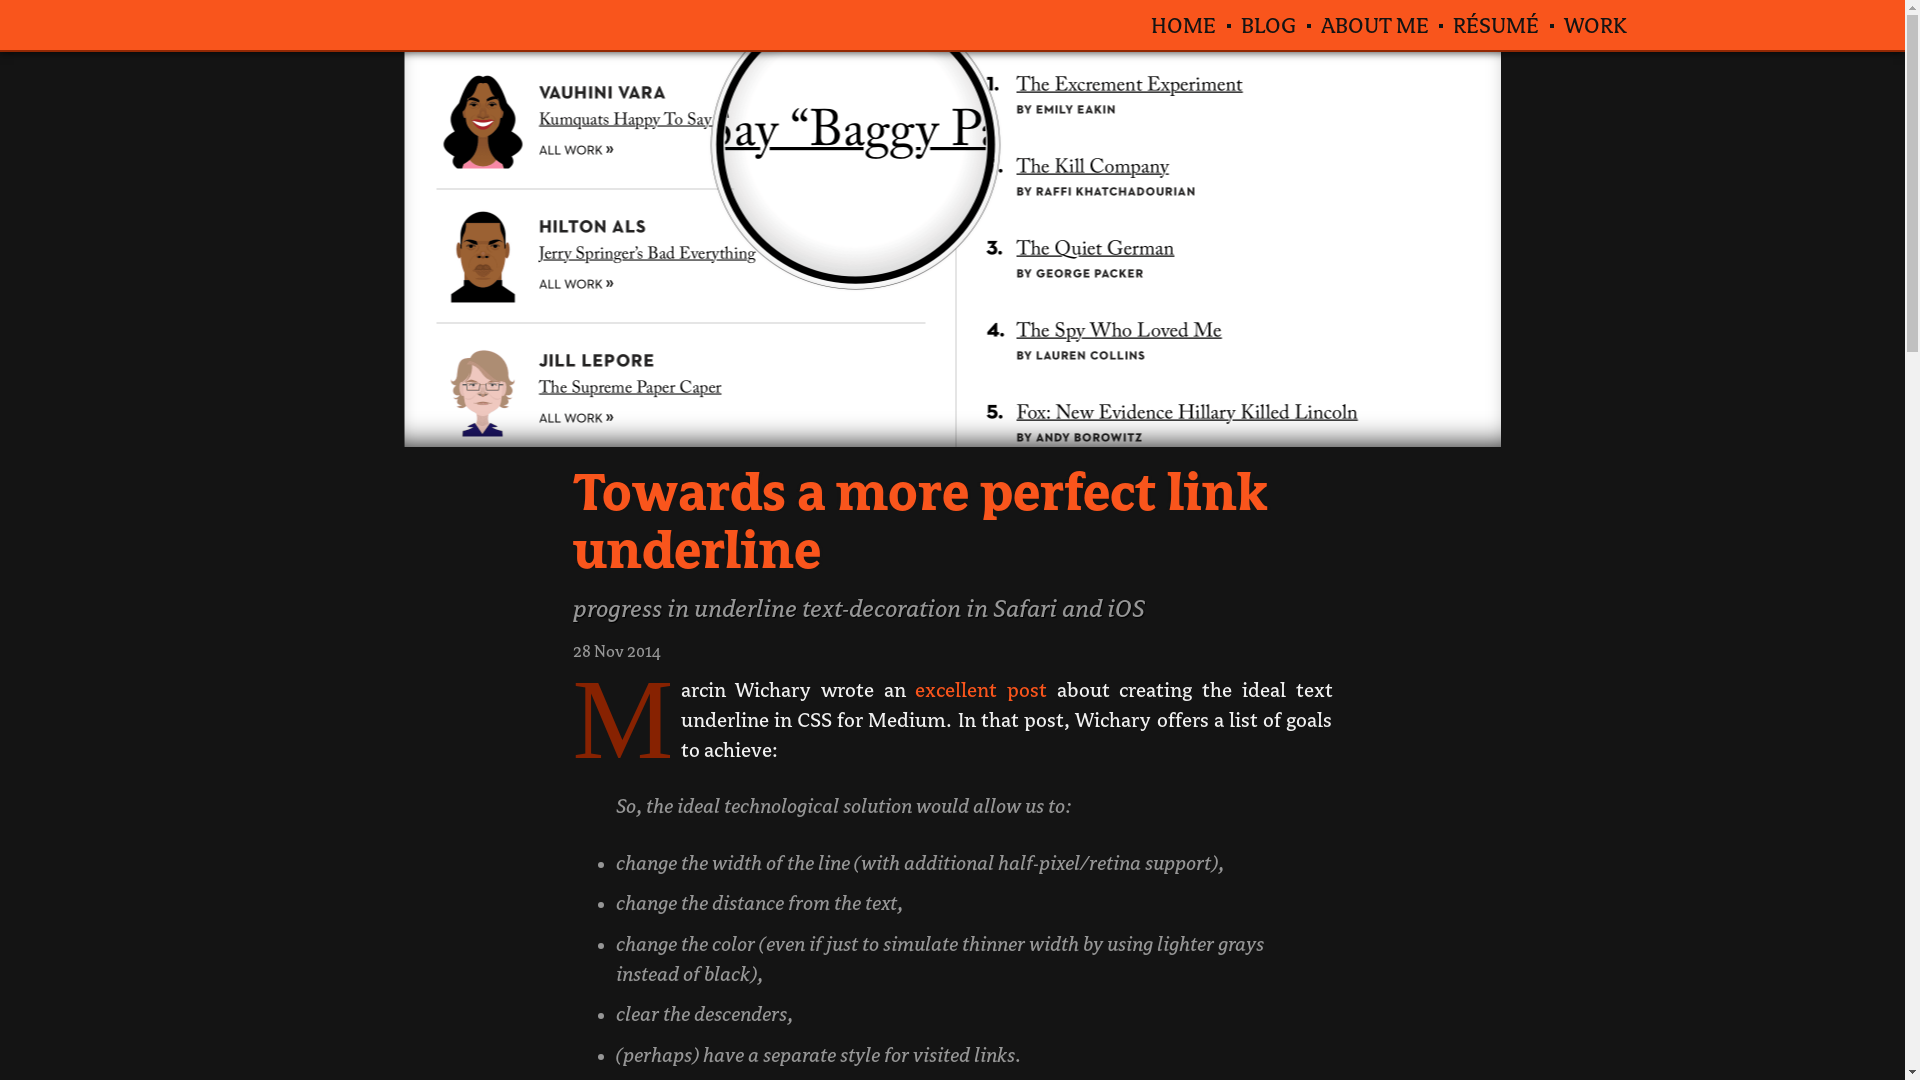 Image resolution: width=1920 pixels, height=1080 pixels. What do you see at coordinates (1267, 24) in the screenshot?
I see `'BLOG'` at bounding box center [1267, 24].